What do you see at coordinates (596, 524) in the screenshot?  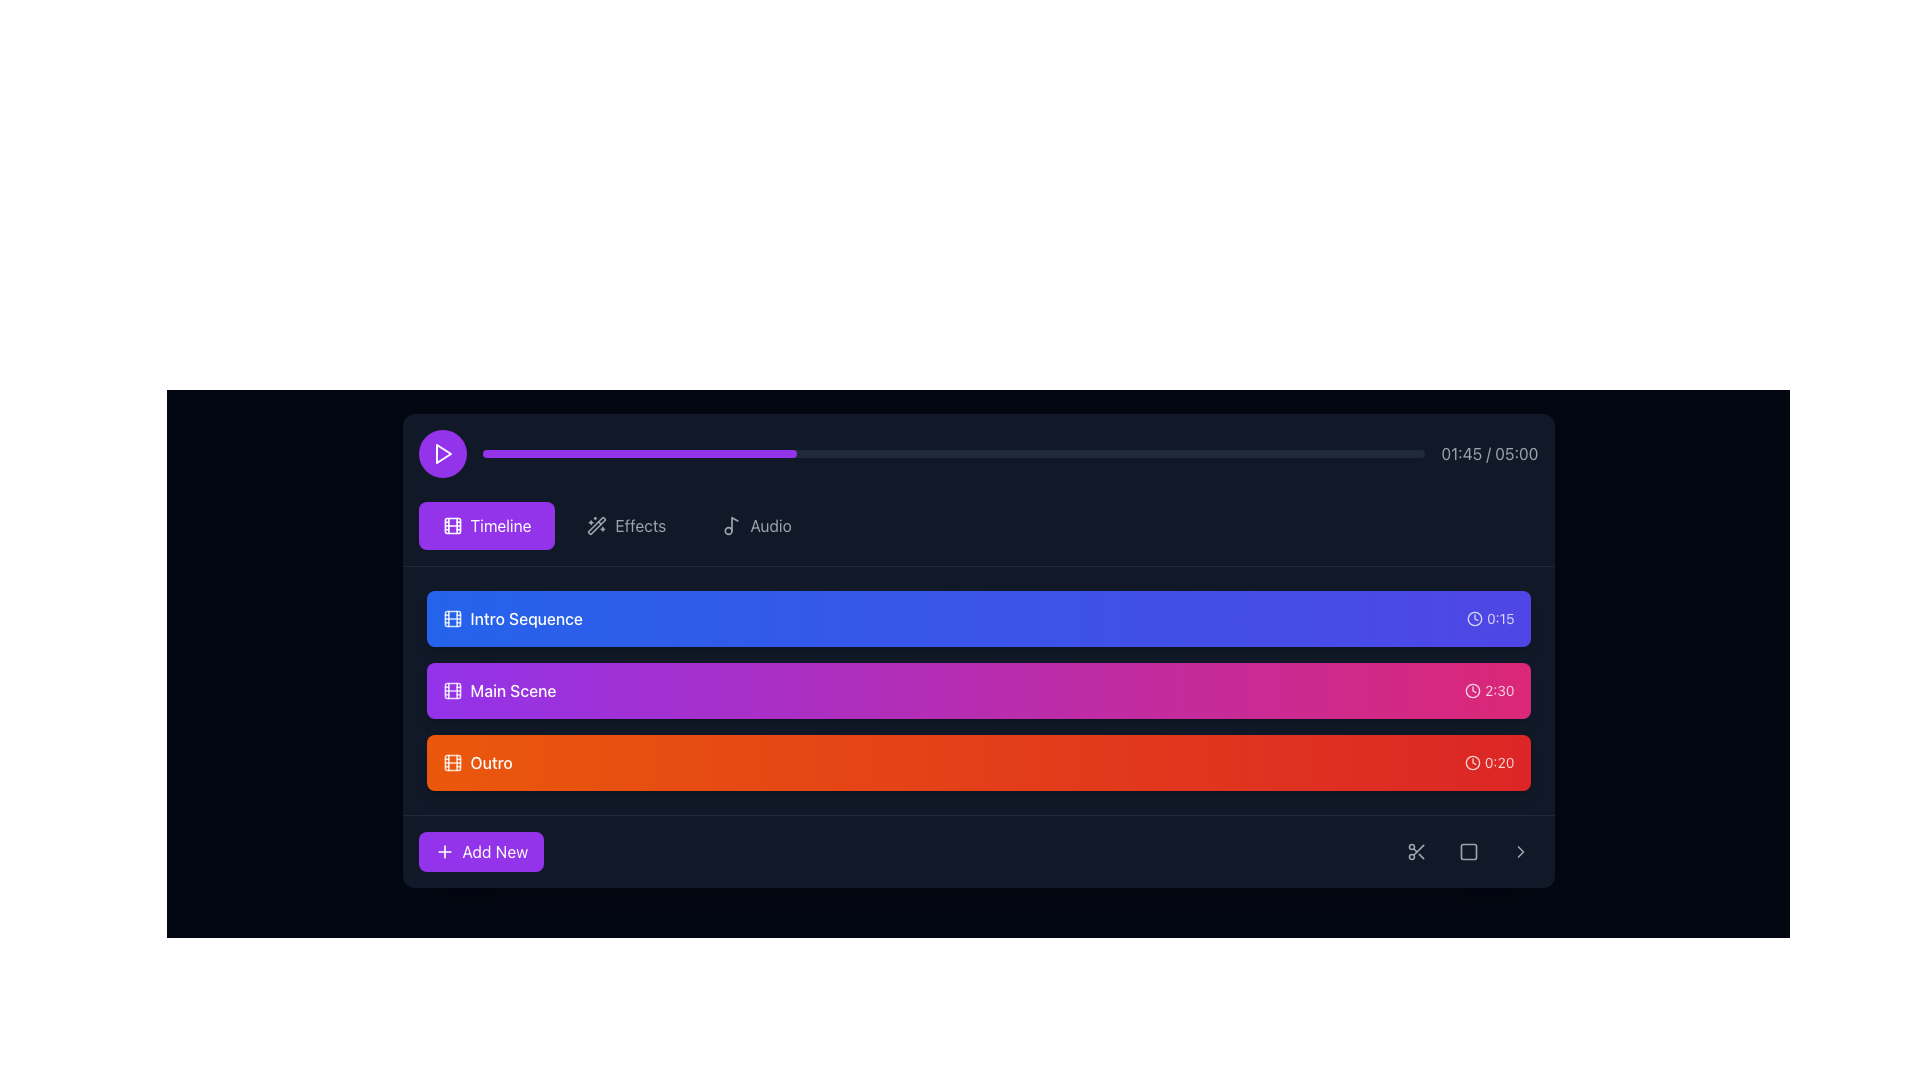 I see `the magic wand icon with sparkles, which is located within the 'Effects' navigation button at the top of the interface` at bounding box center [596, 524].